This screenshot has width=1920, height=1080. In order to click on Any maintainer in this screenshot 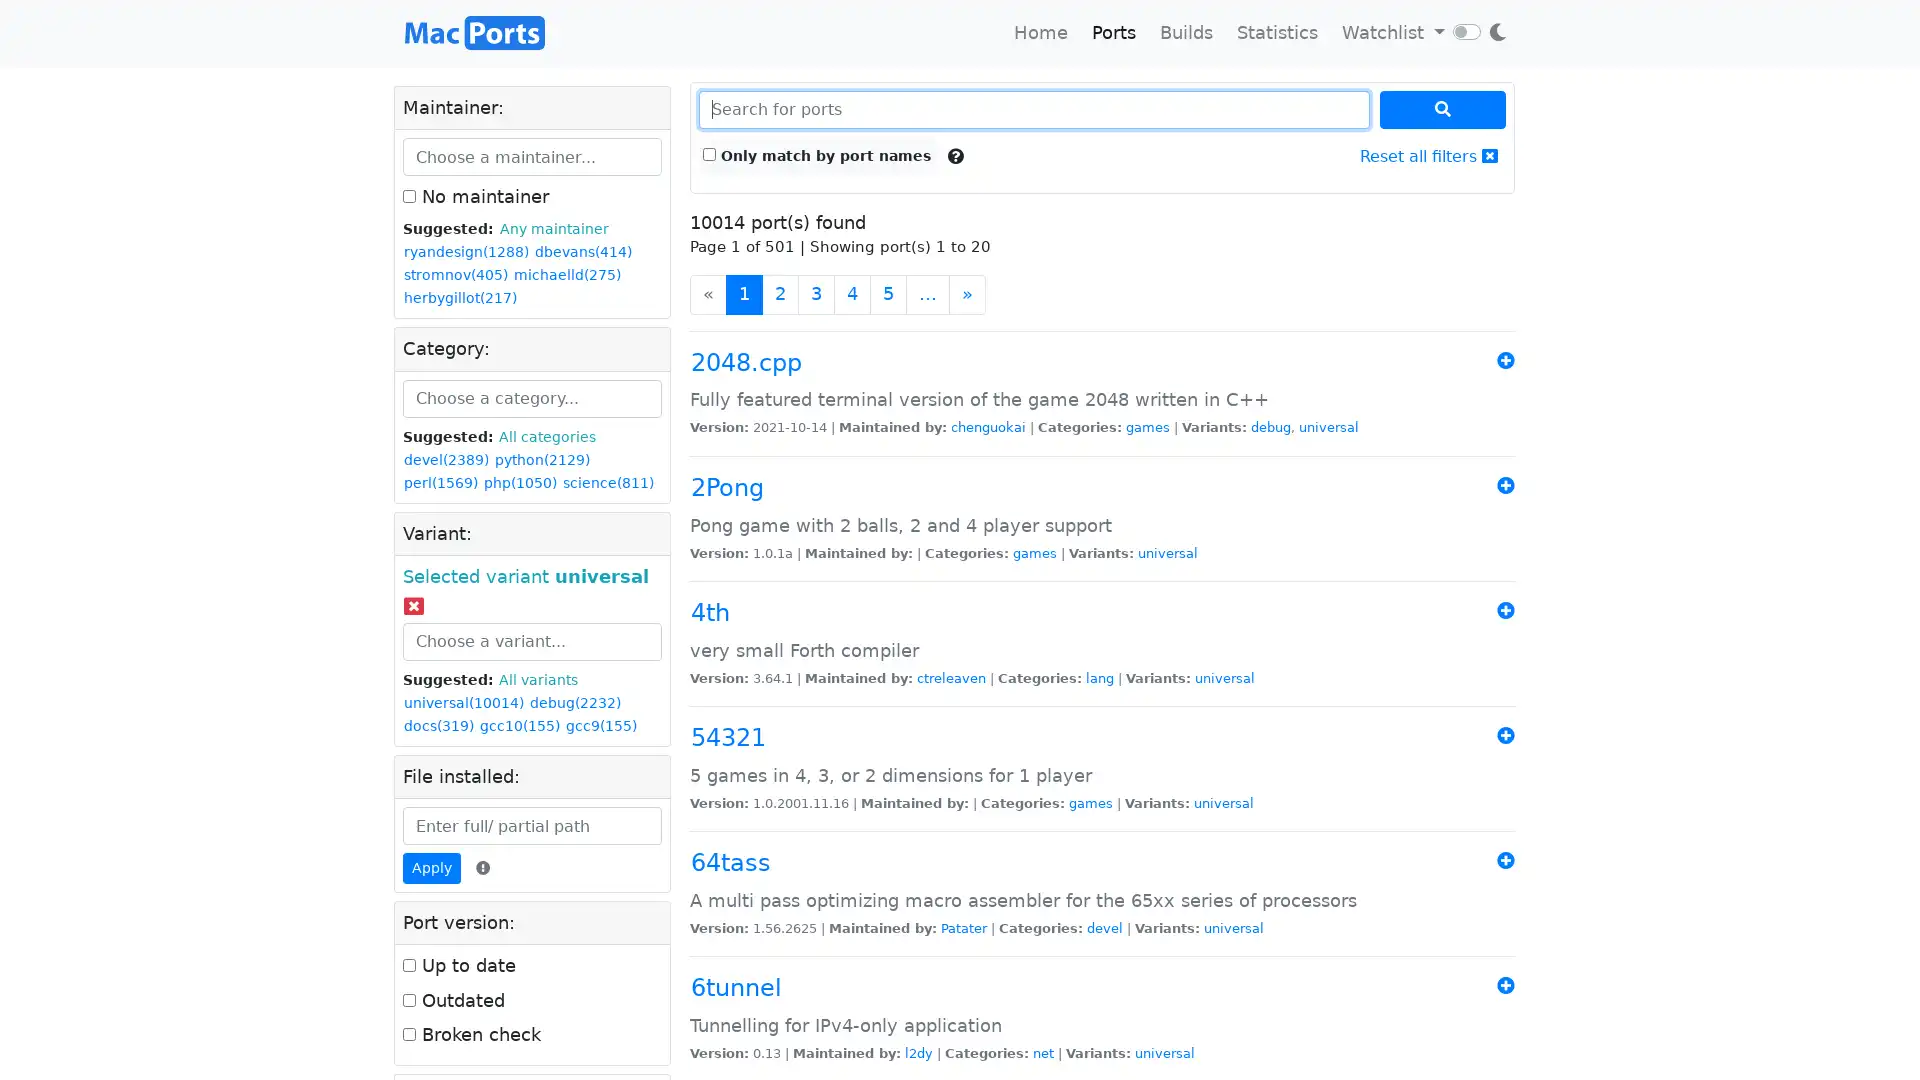, I will do `click(554, 228)`.